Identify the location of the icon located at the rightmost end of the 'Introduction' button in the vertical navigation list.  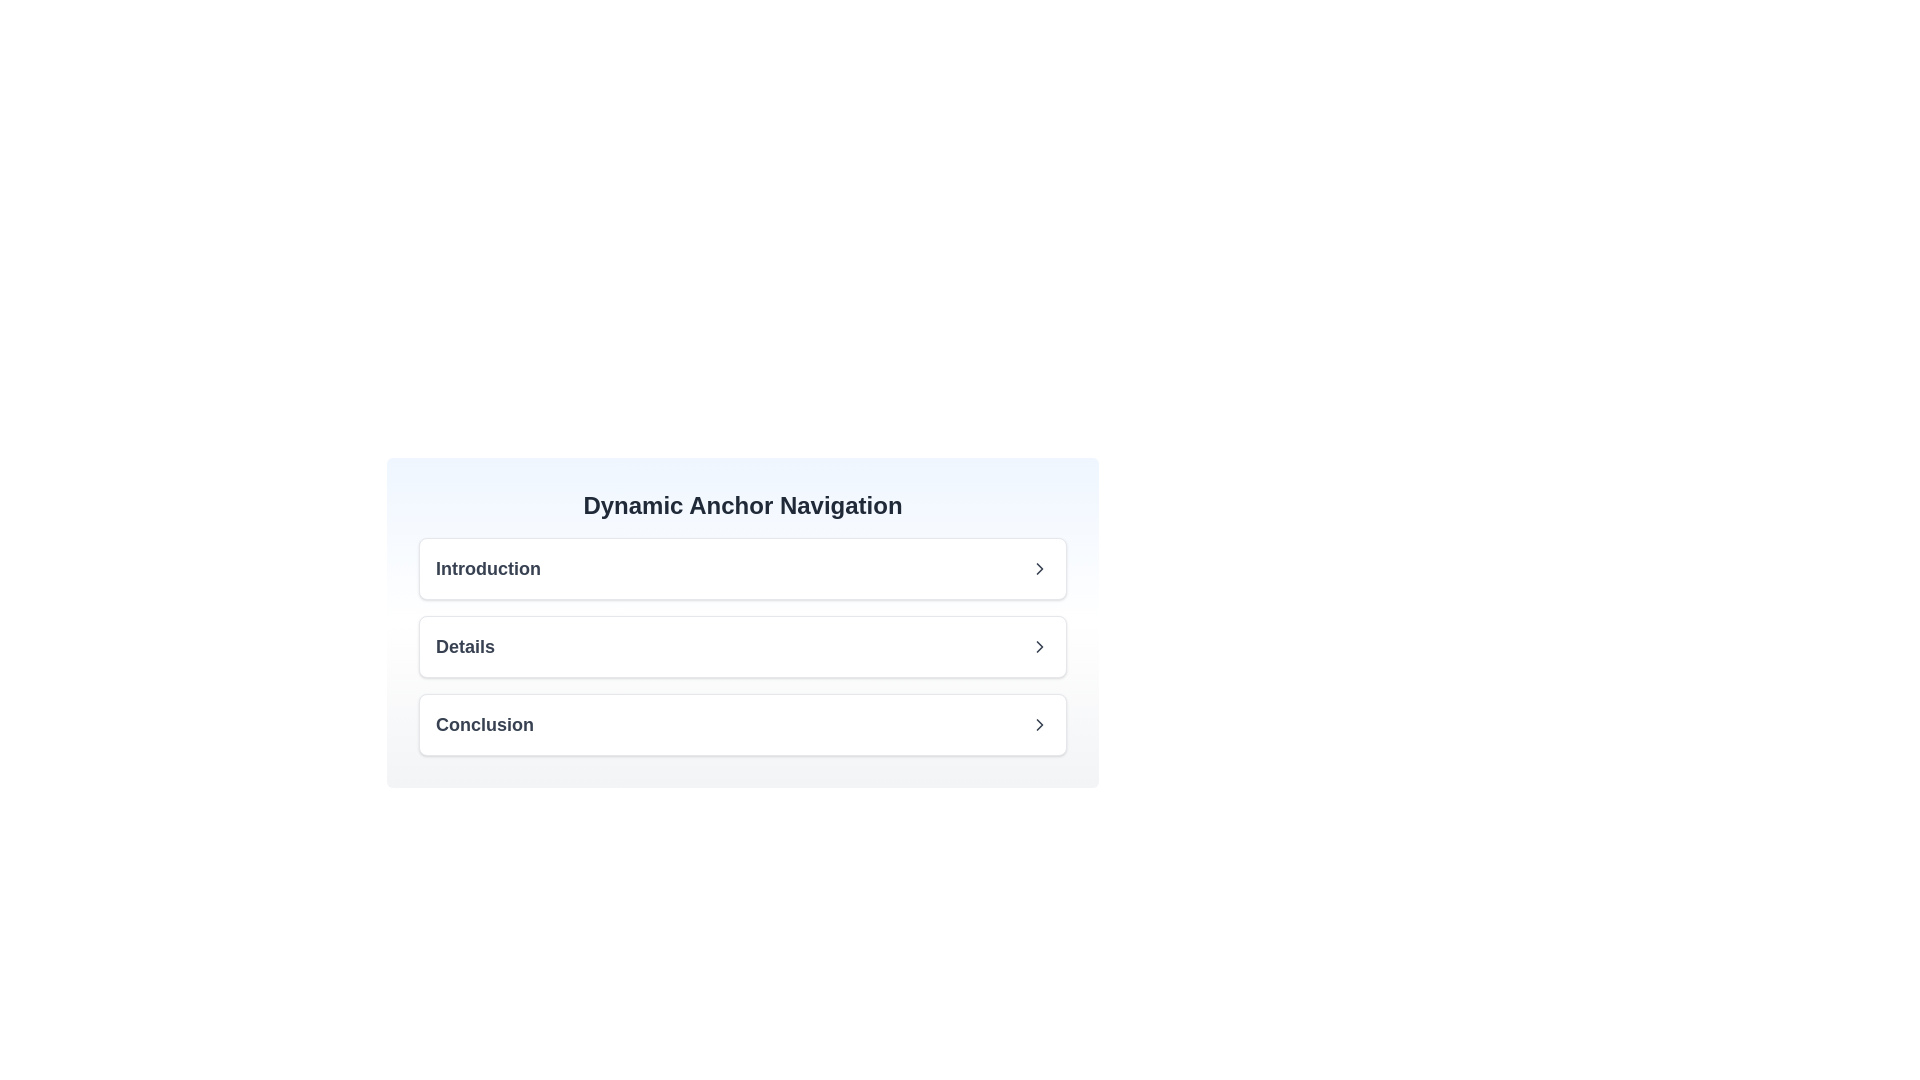
(1040, 569).